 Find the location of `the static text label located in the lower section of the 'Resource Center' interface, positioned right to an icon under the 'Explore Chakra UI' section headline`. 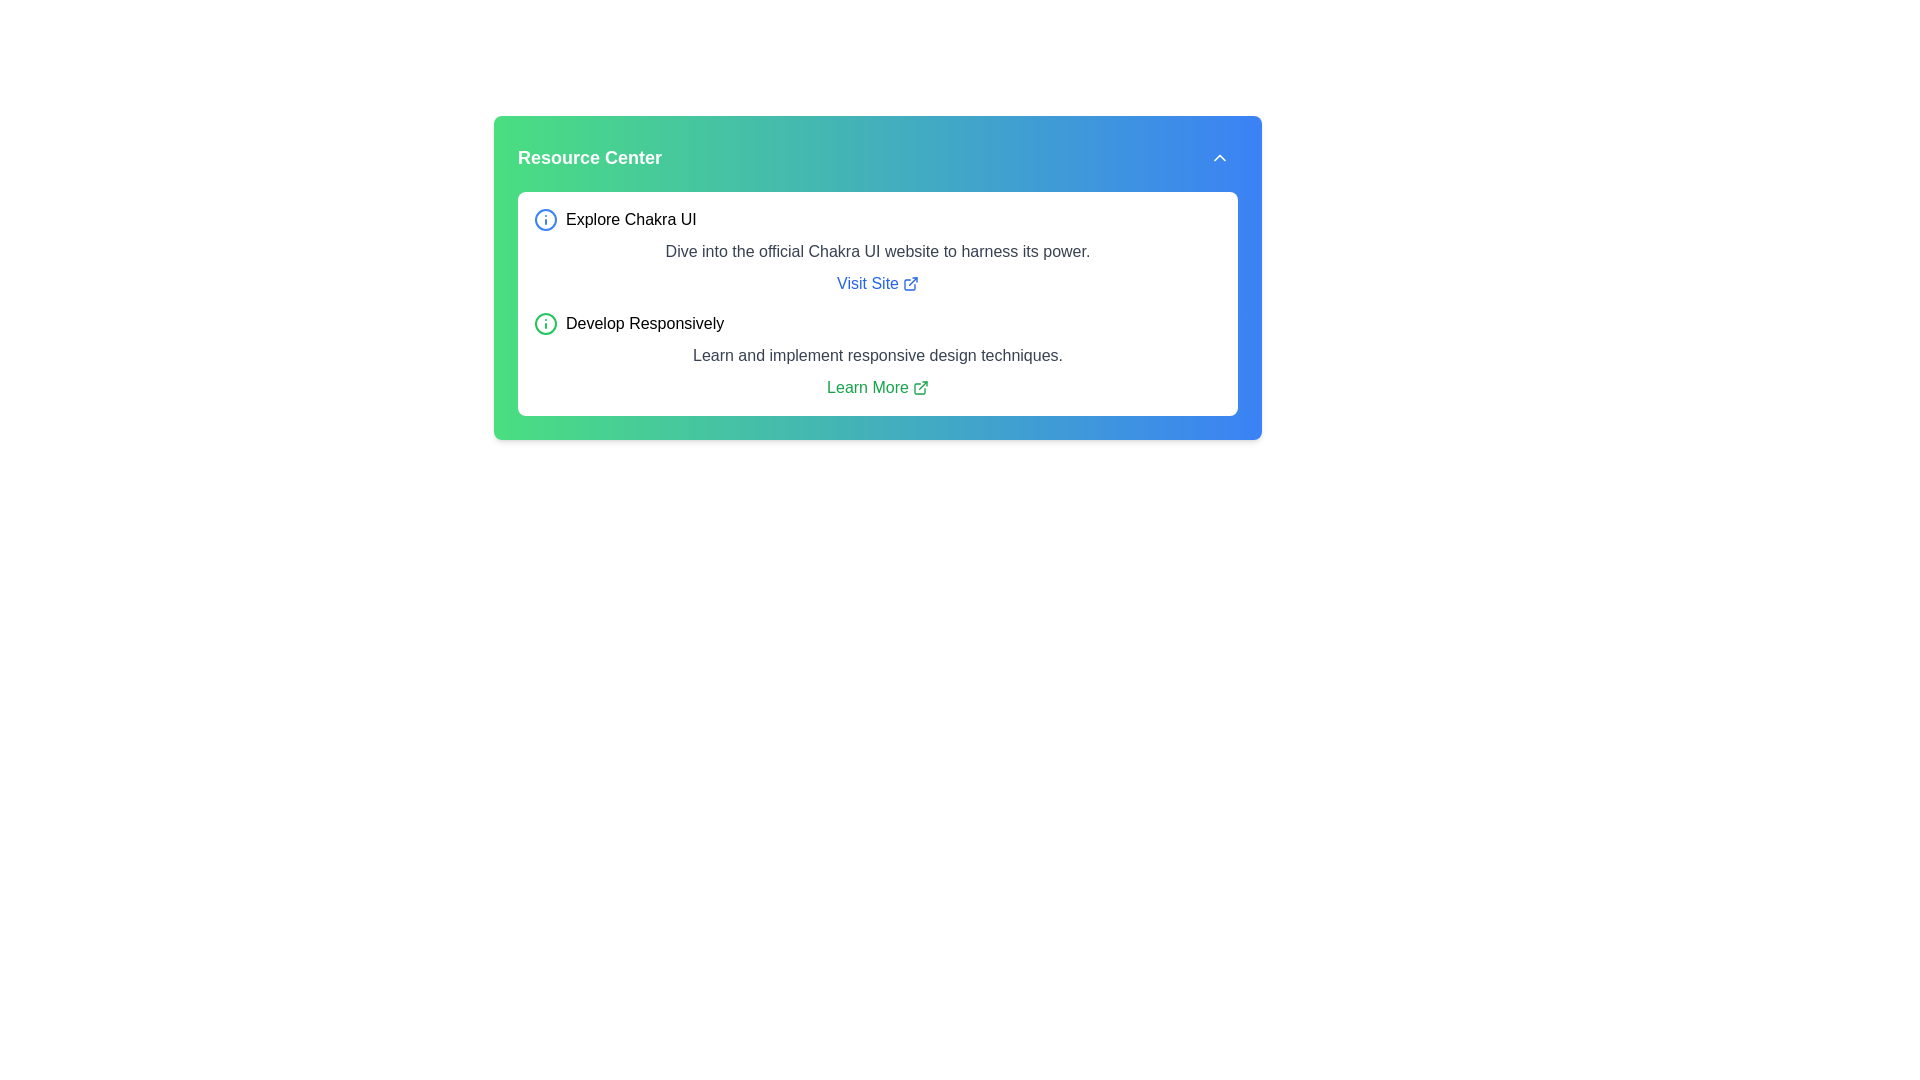

the static text label located in the lower section of the 'Resource Center' interface, positioned right to an icon under the 'Explore Chakra UI' section headline is located at coordinates (645, 323).